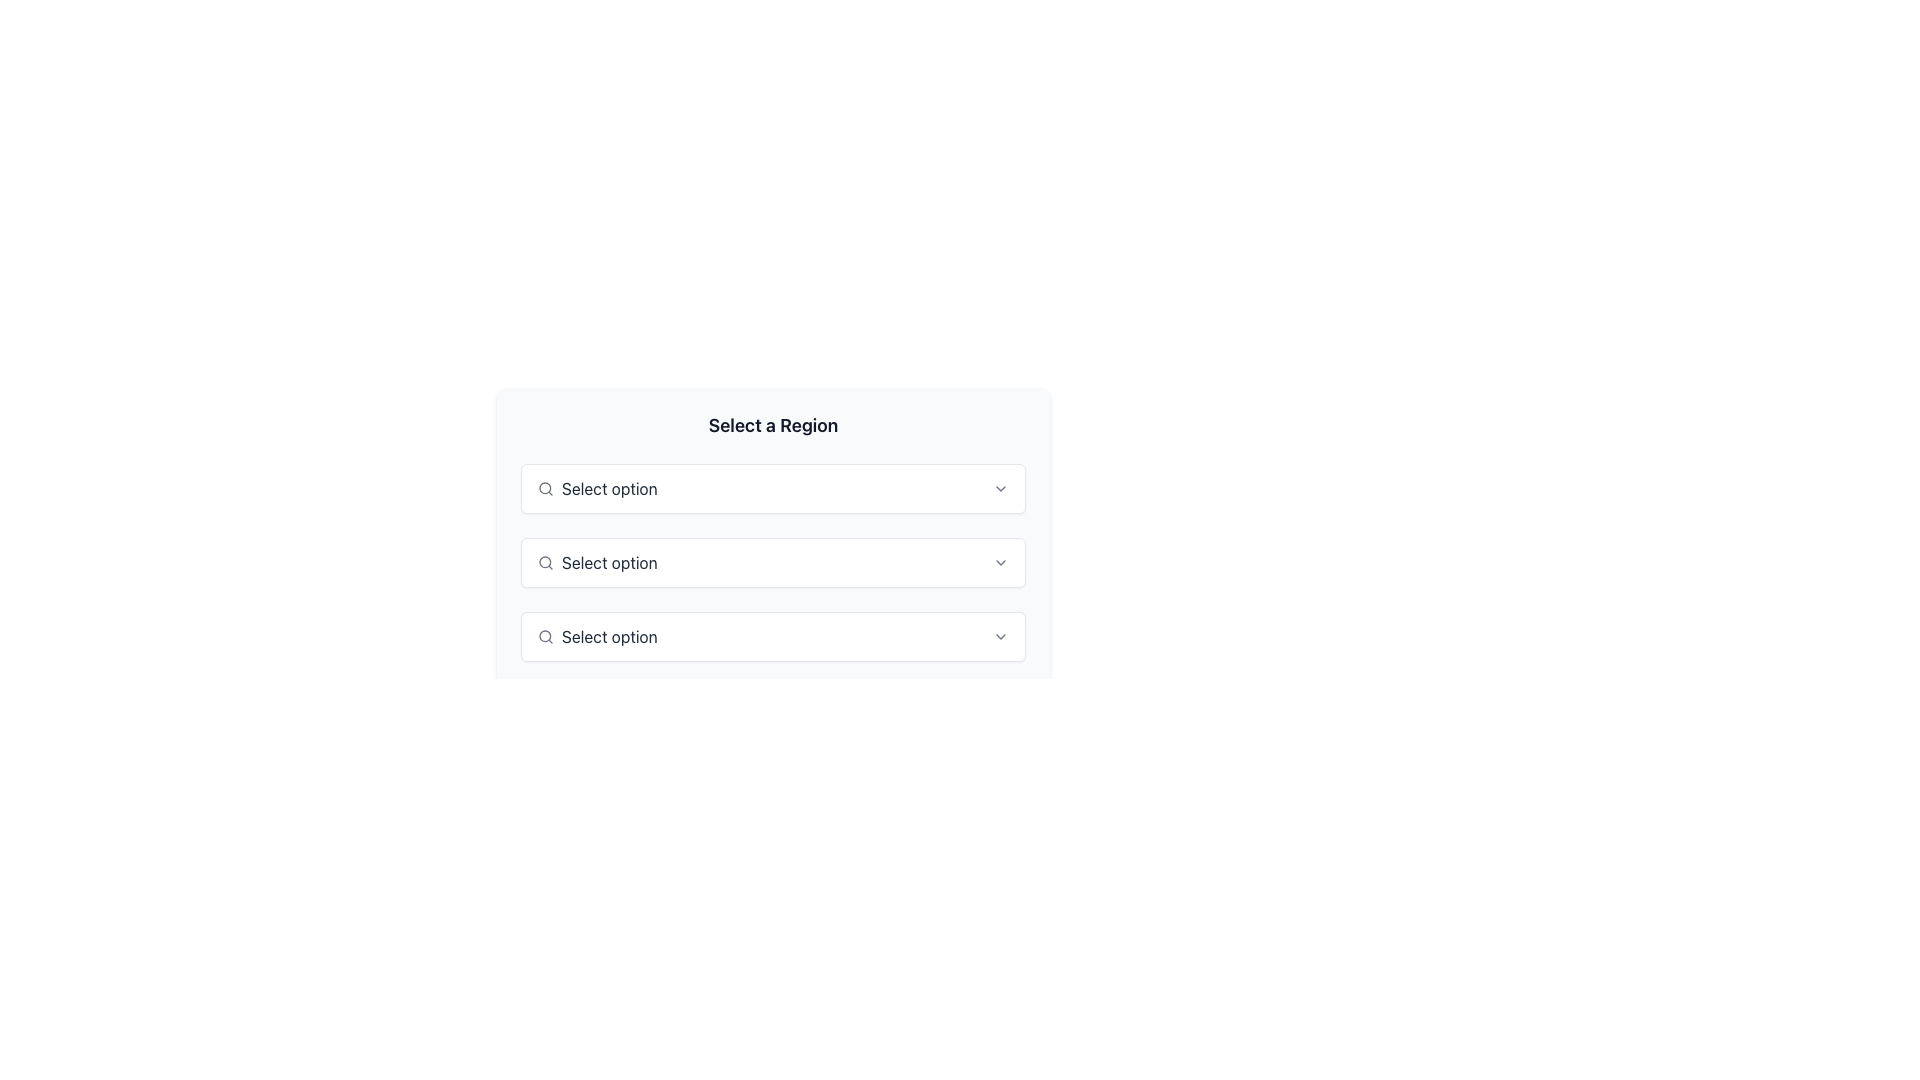  I want to click on an option from the second dropdown in the 'Select a Region' menu, which has a white background and rounded corners, so click(772, 520).